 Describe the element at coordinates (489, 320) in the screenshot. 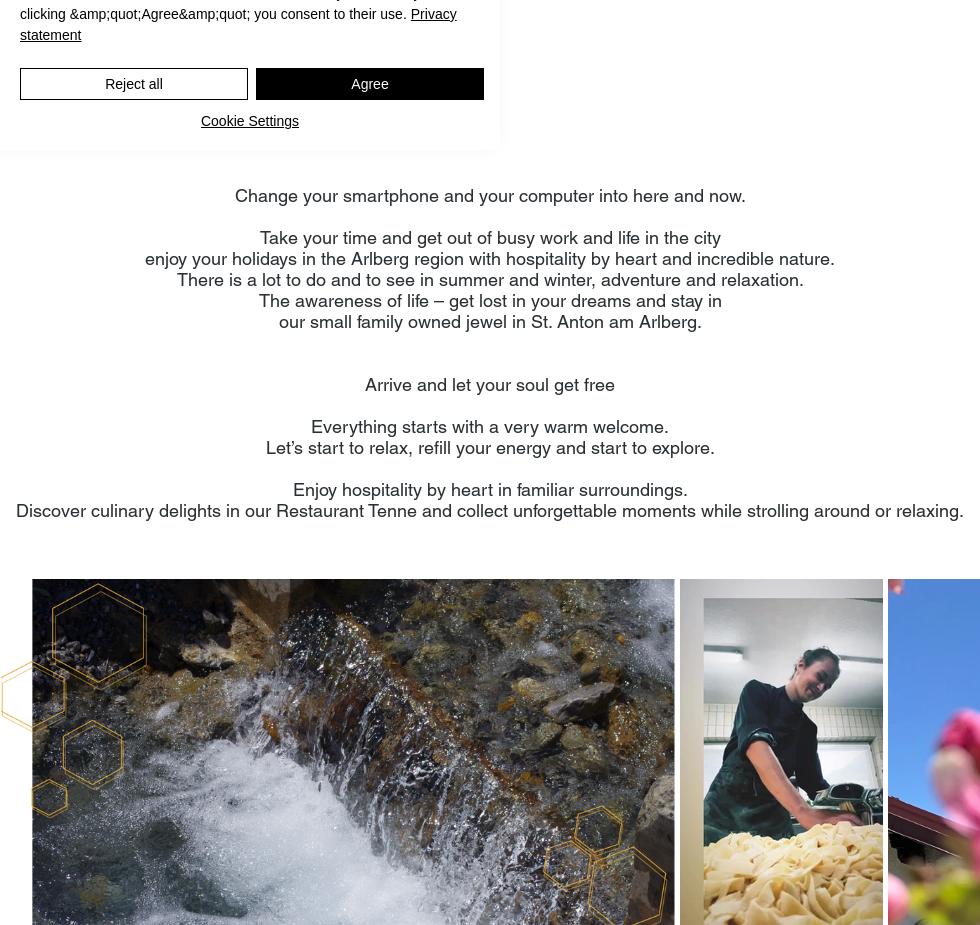

I see `'our small family owned jewel in St. Anton am Arlberg.'` at that location.